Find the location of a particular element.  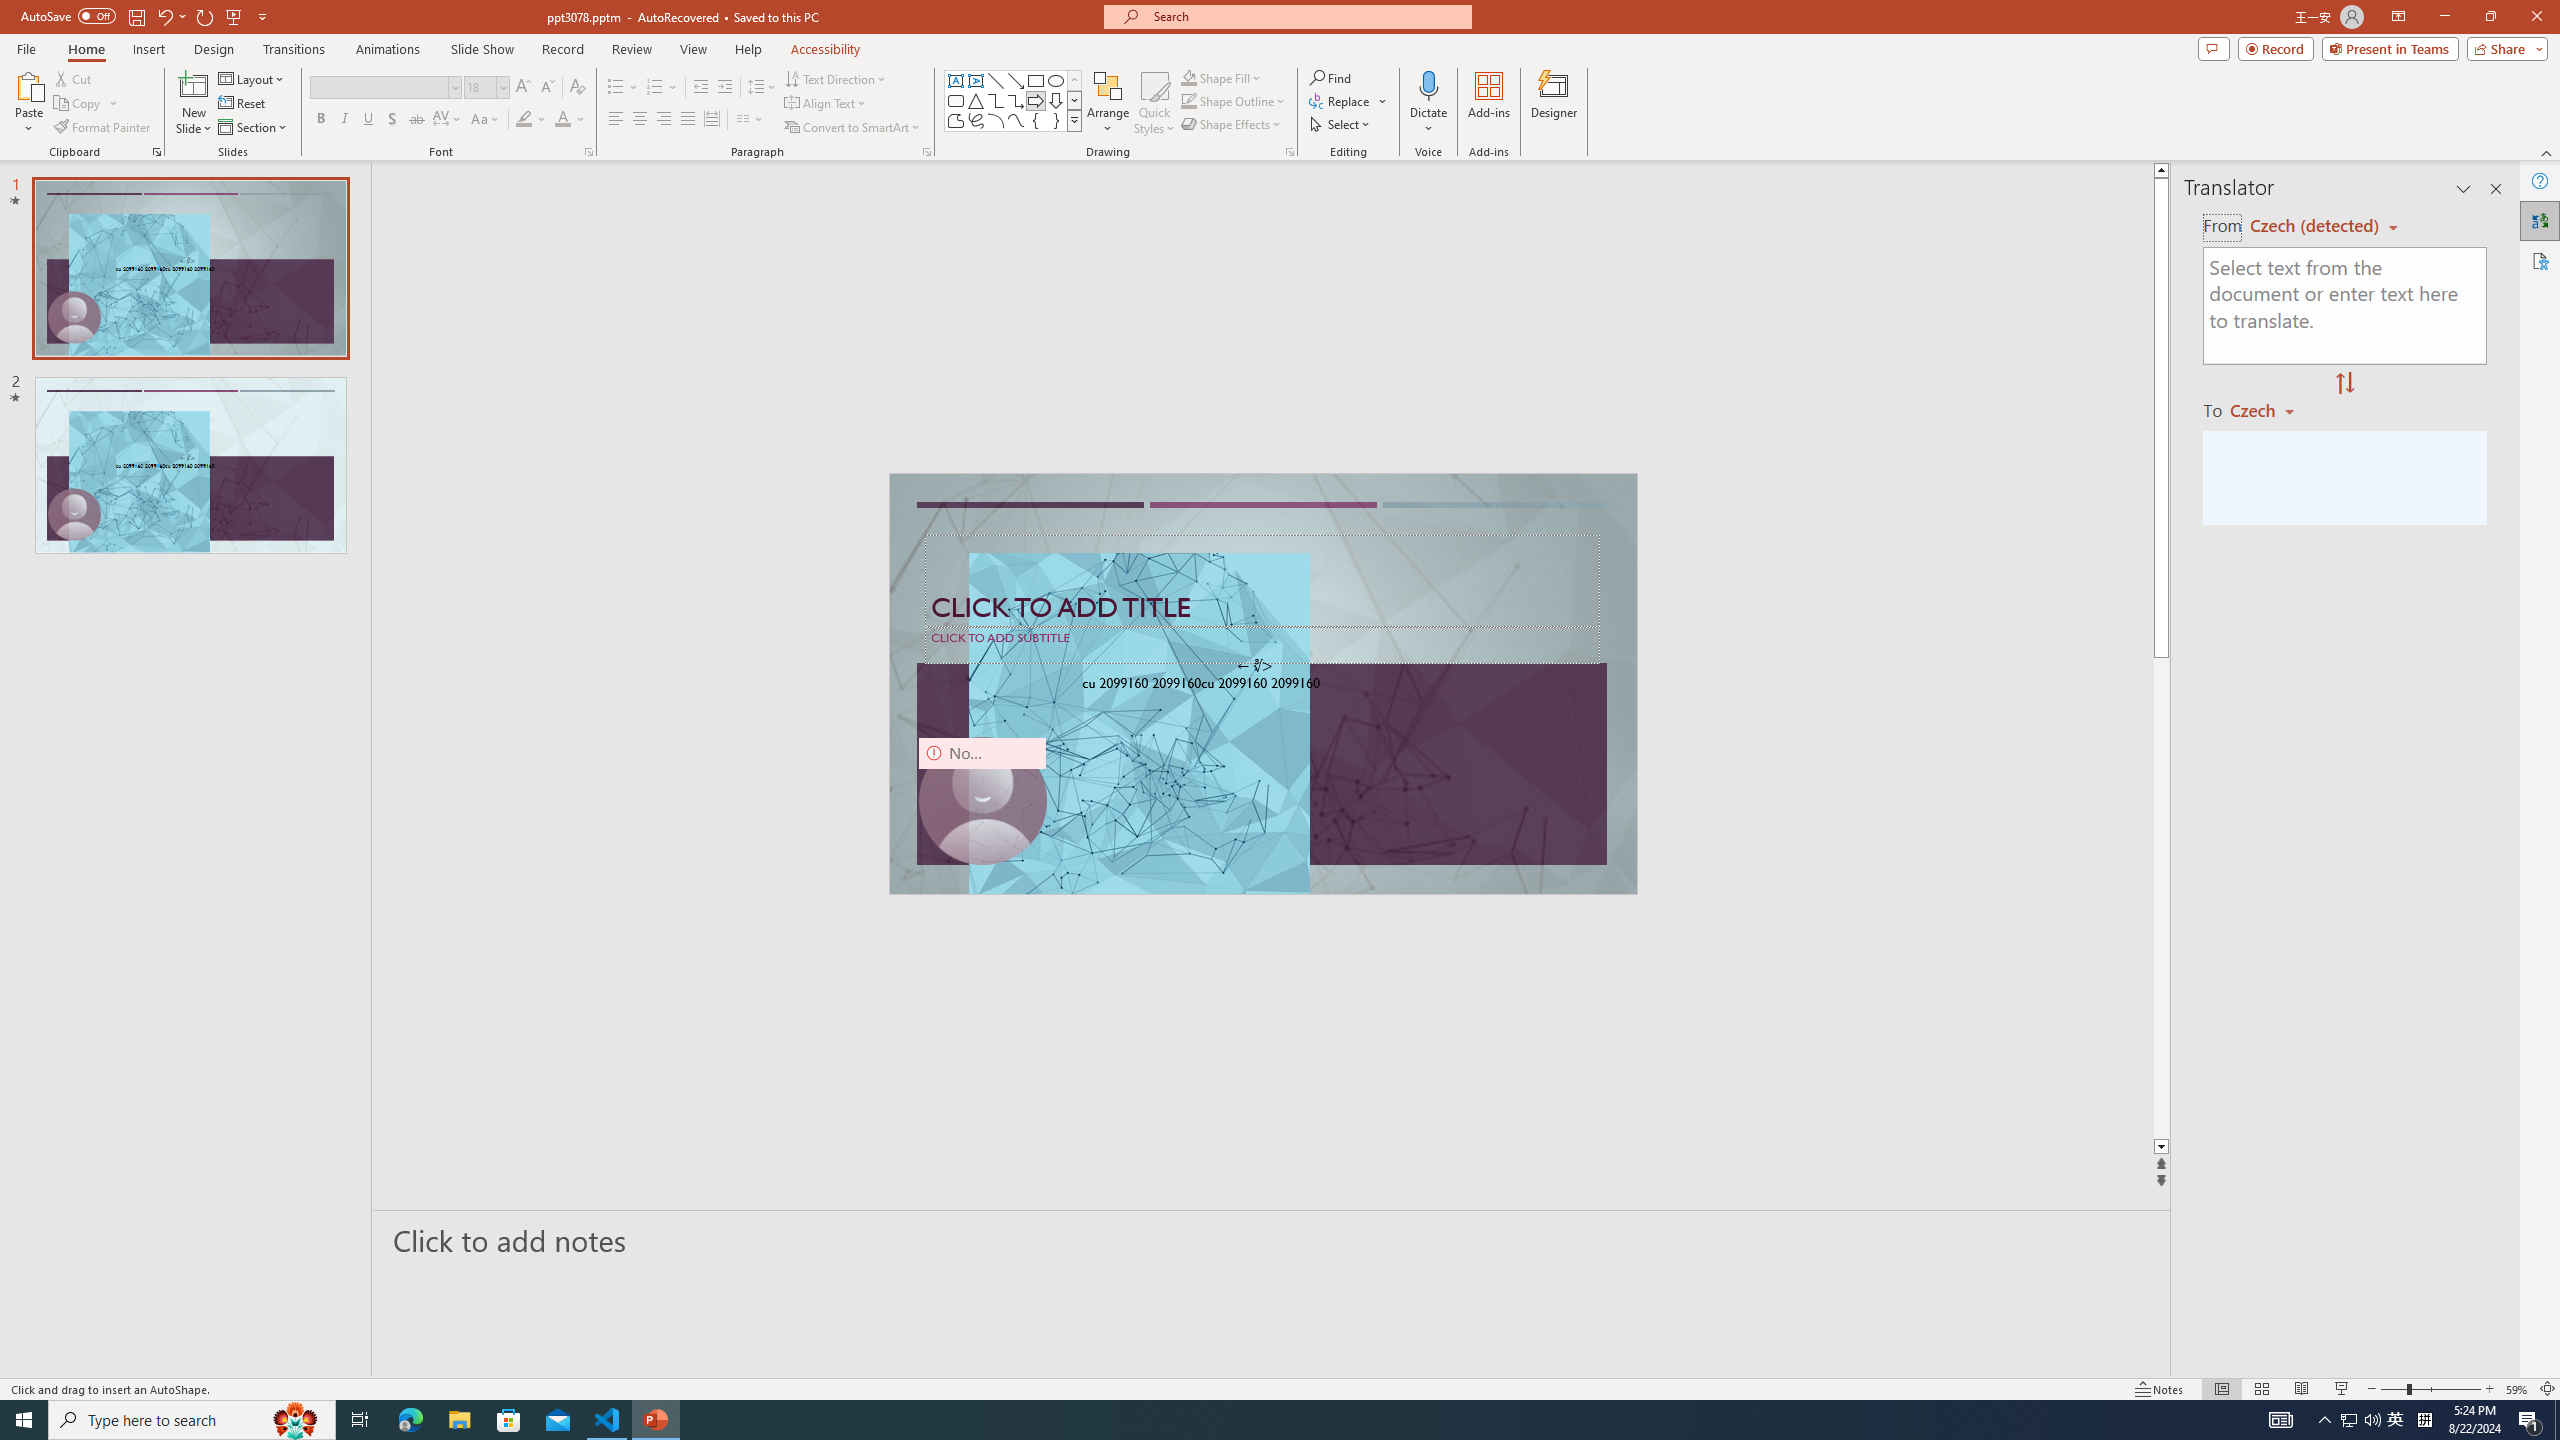

'Subtitle TextBox' is located at coordinates (1261, 644).